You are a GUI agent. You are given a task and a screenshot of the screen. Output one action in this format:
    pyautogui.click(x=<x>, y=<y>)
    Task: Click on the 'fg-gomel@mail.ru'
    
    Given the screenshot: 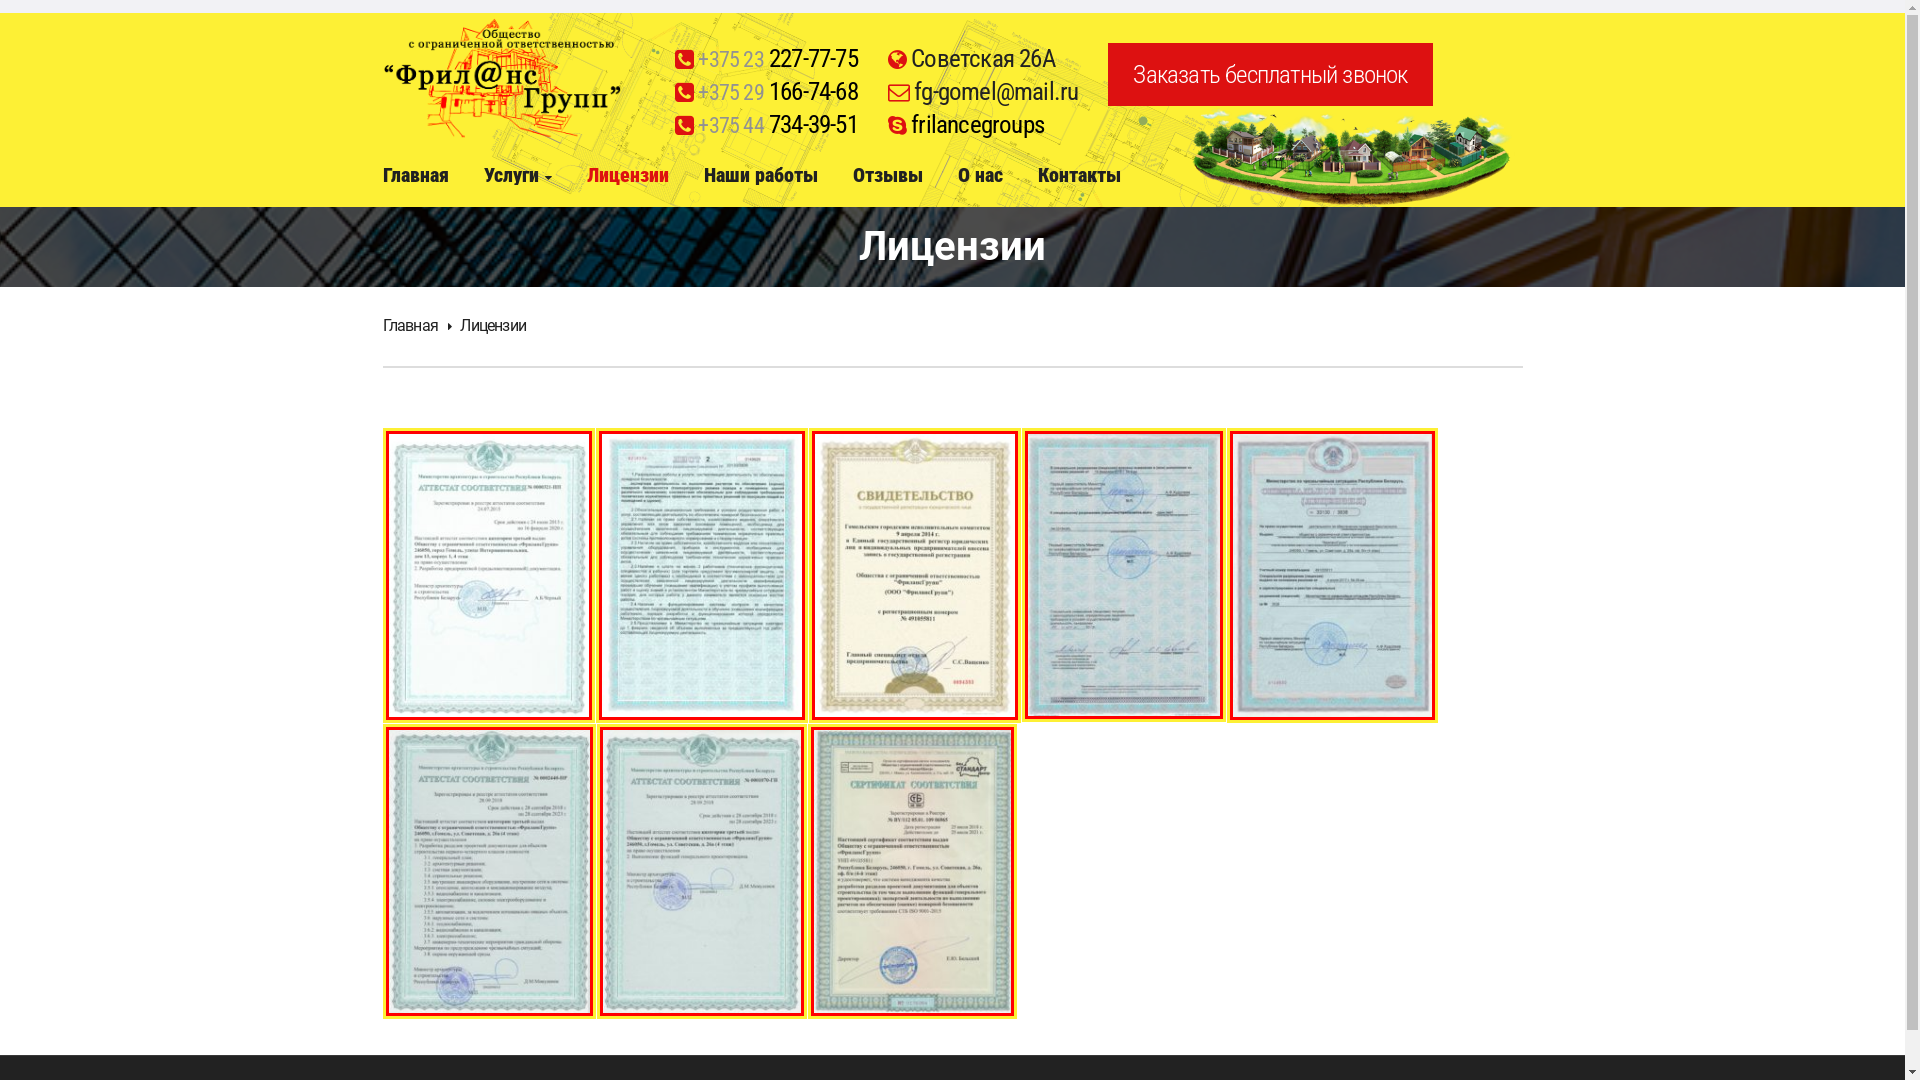 What is the action you would take?
    pyautogui.click(x=995, y=91)
    